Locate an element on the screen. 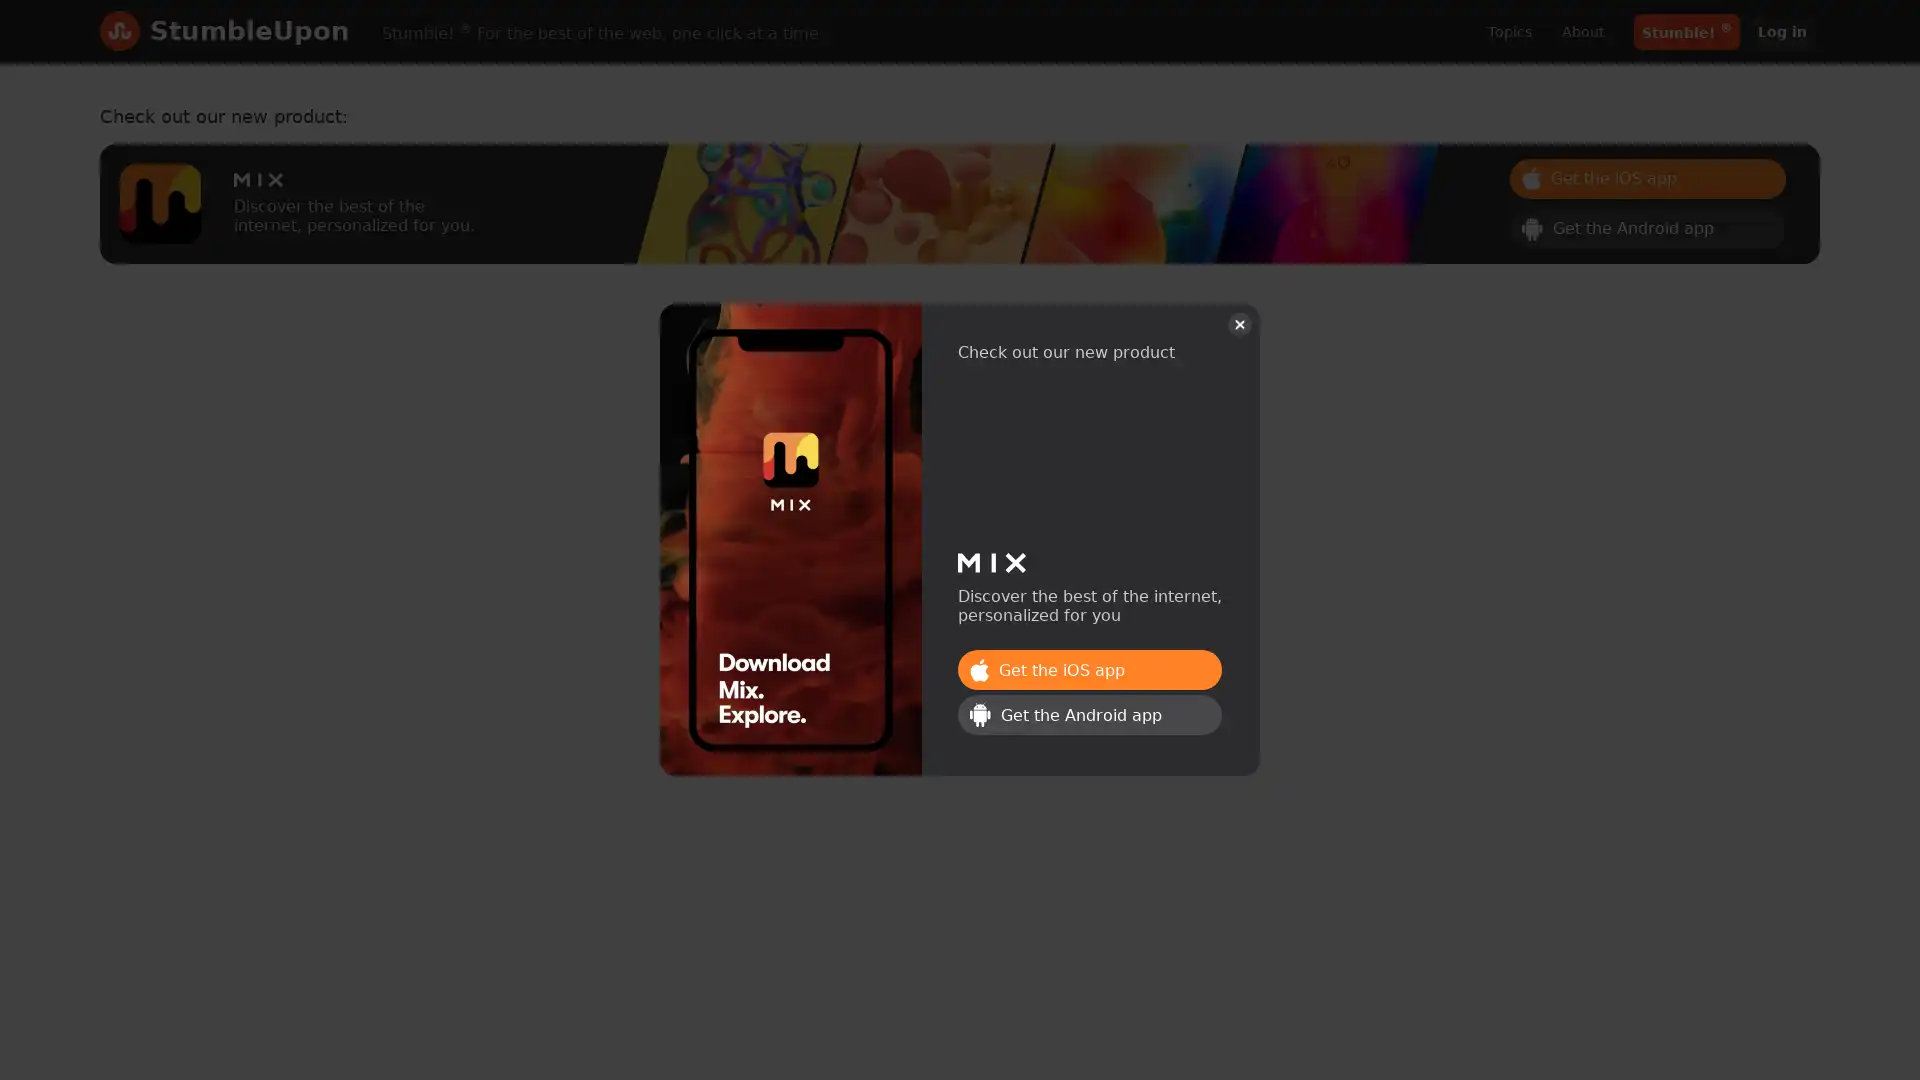  Header Image 1 Get the Android app is located at coordinates (1088, 713).